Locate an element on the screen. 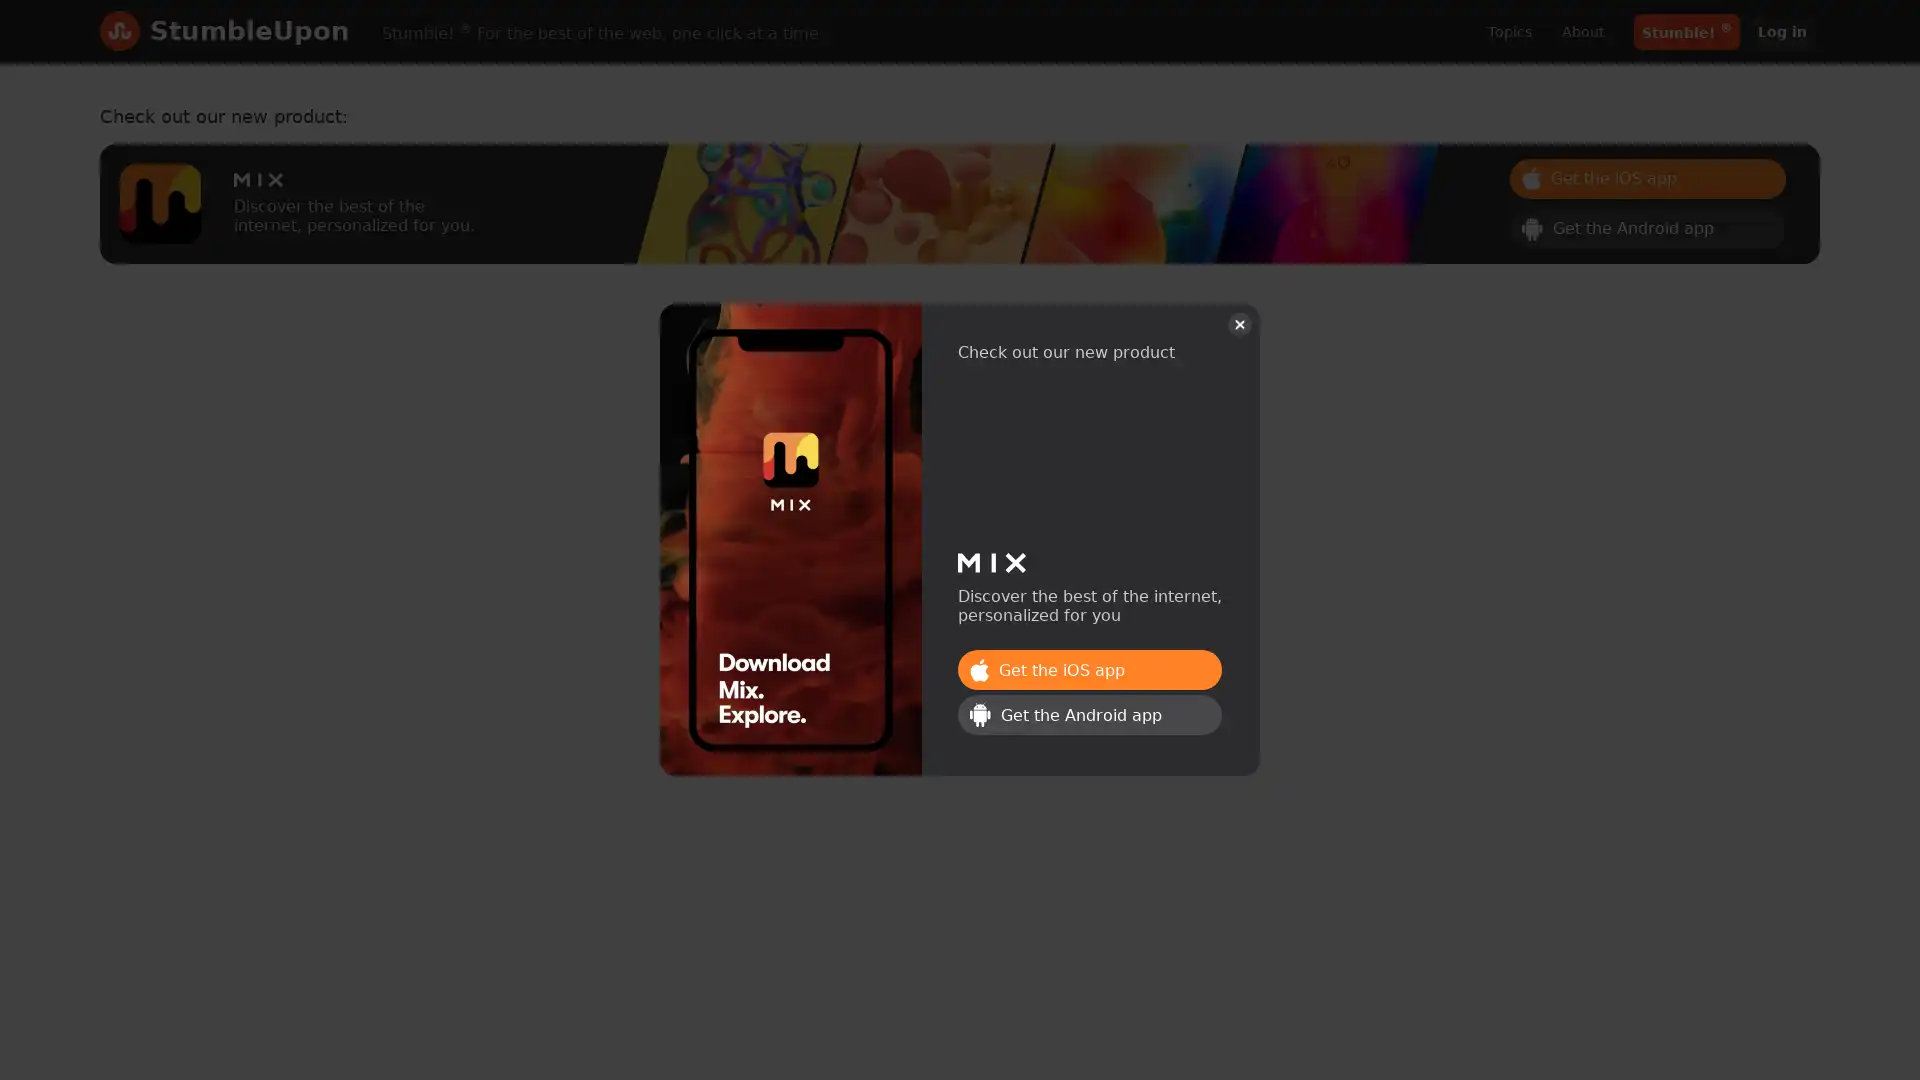  Header Image 1 Get the Android app is located at coordinates (1088, 713).